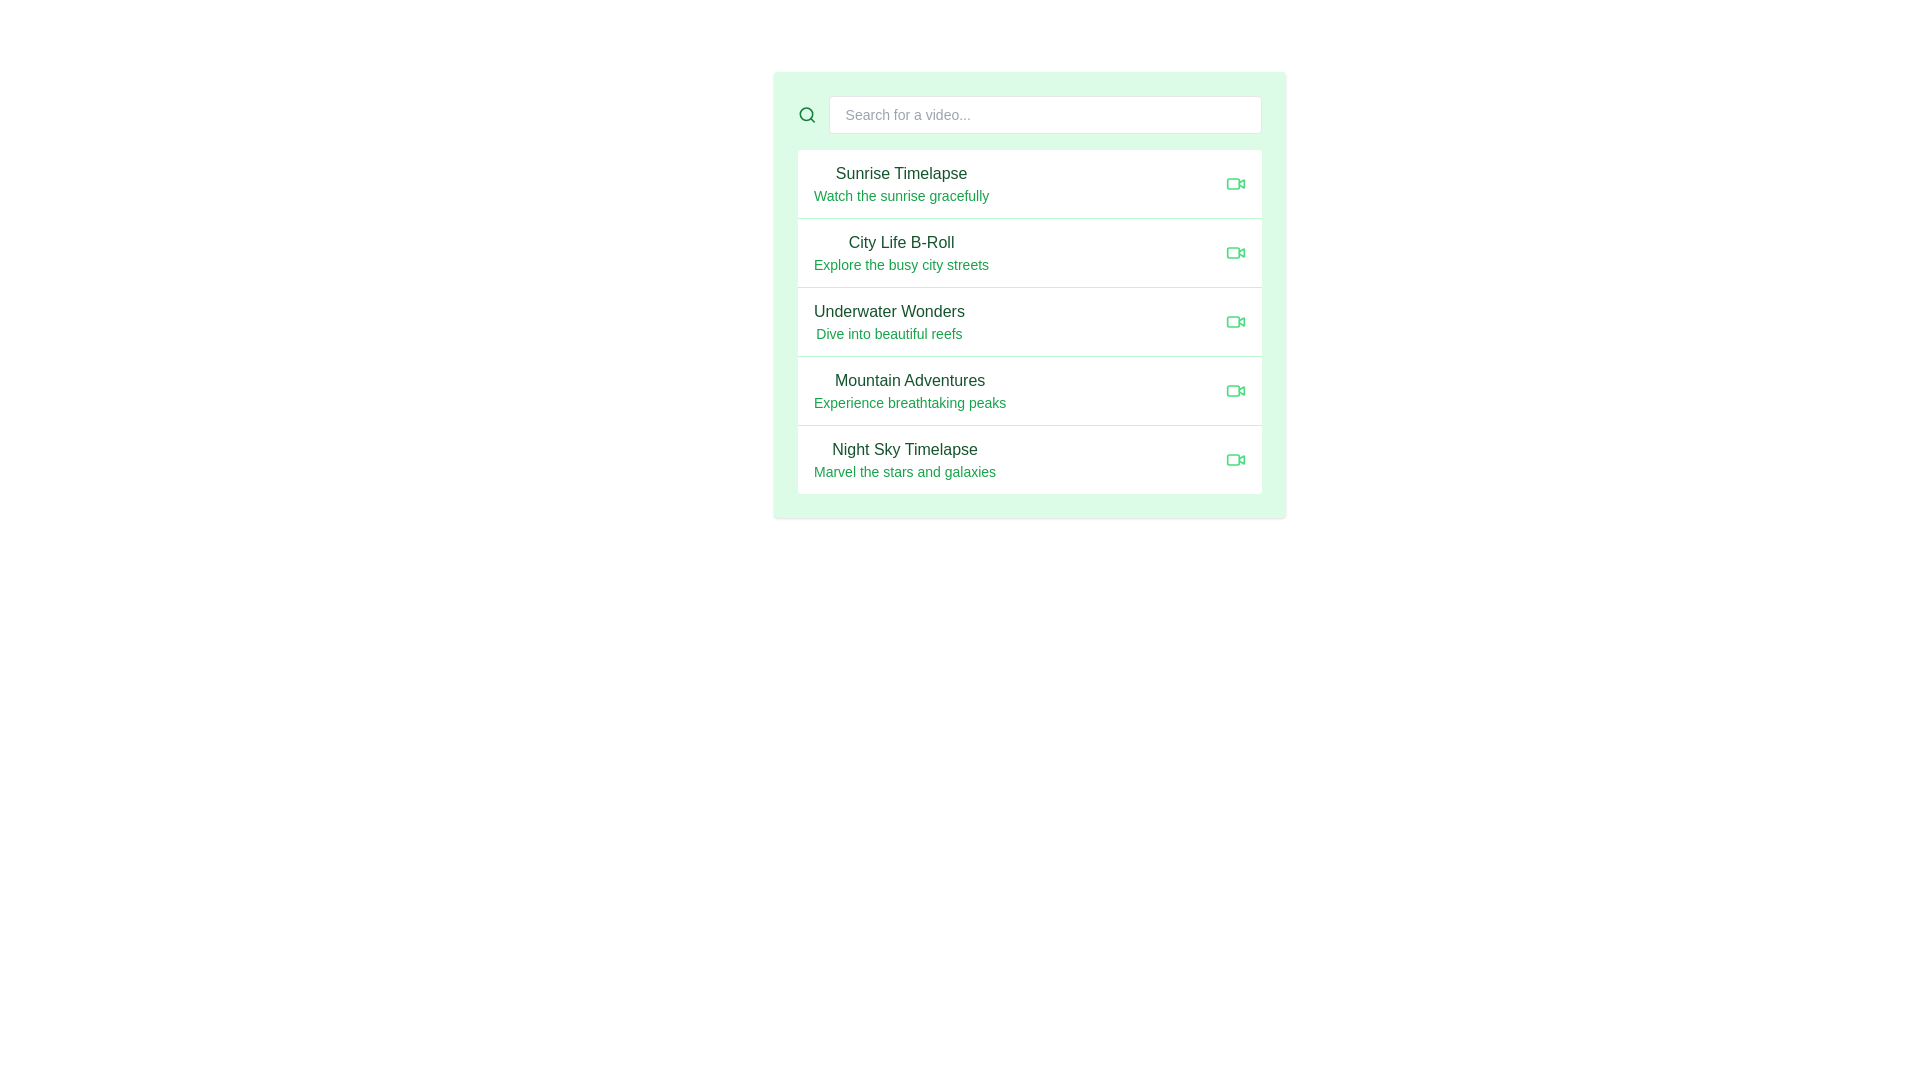 The width and height of the screenshot is (1920, 1080). I want to click on the design of the icon graphical component located to the right of the 'Sunrise Timelapse' list item, which serves as a visual indication related to the video format, so click(1232, 184).